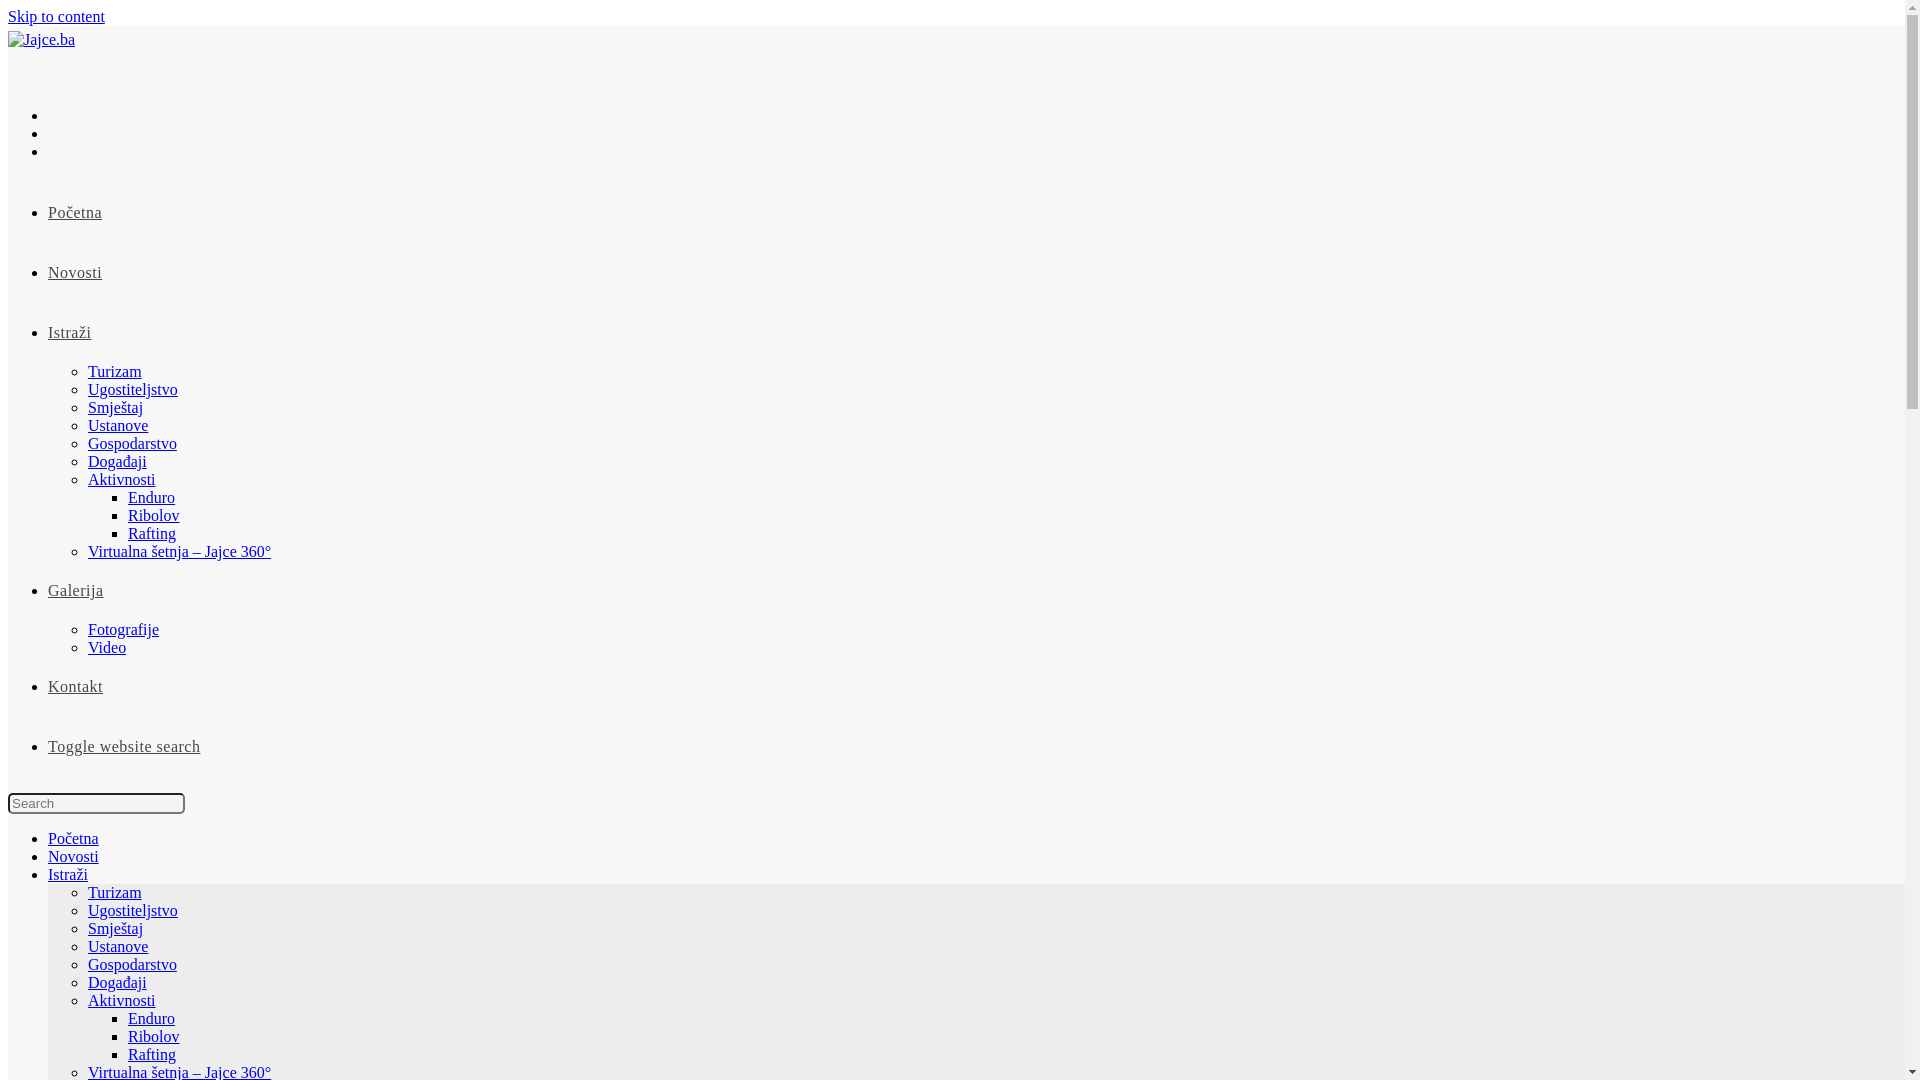 The width and height of the screenshot is (1920, 1080). I want to click on 'Skip to content', so click(56, 16).